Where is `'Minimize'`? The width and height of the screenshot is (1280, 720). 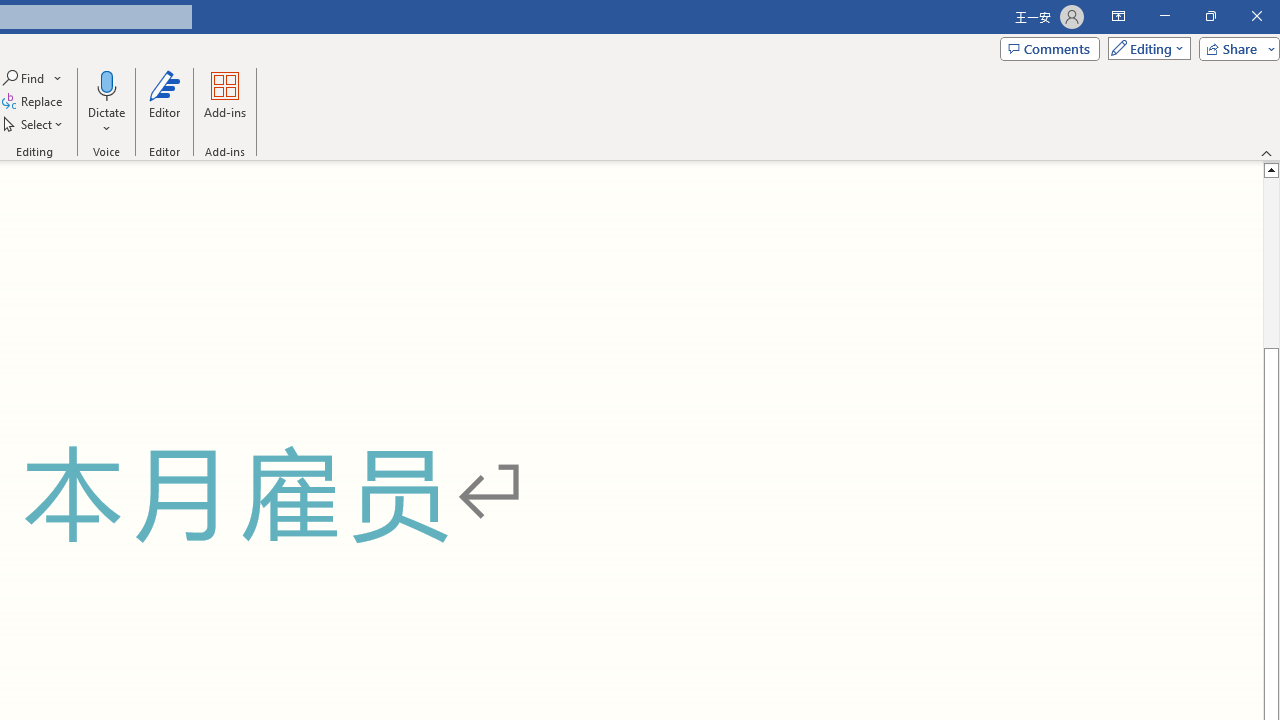 'Minimize' is located at coordinates (1164, 16).